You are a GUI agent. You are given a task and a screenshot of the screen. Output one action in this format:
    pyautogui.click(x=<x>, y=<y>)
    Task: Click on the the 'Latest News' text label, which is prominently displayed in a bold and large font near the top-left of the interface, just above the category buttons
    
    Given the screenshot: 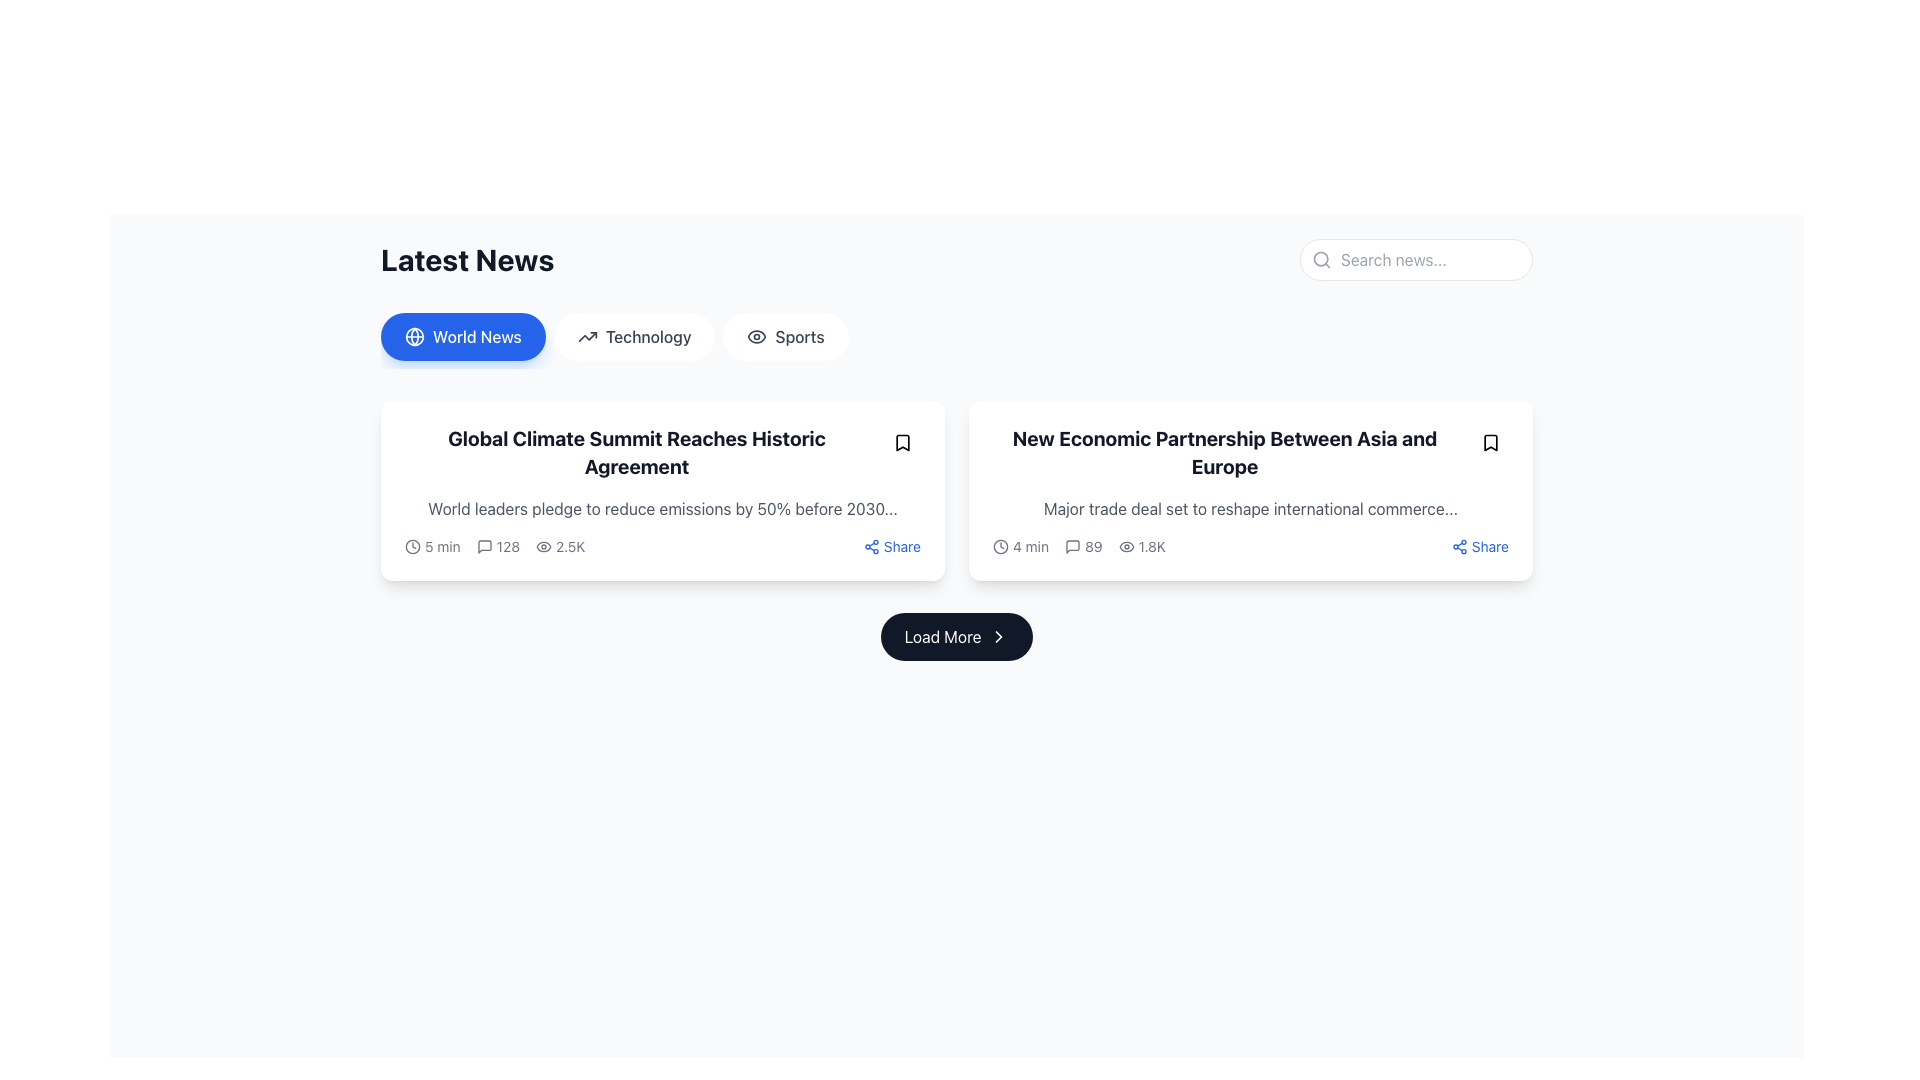 What is the action you would take?
    pyautogui.click(x=466, y=258)
    